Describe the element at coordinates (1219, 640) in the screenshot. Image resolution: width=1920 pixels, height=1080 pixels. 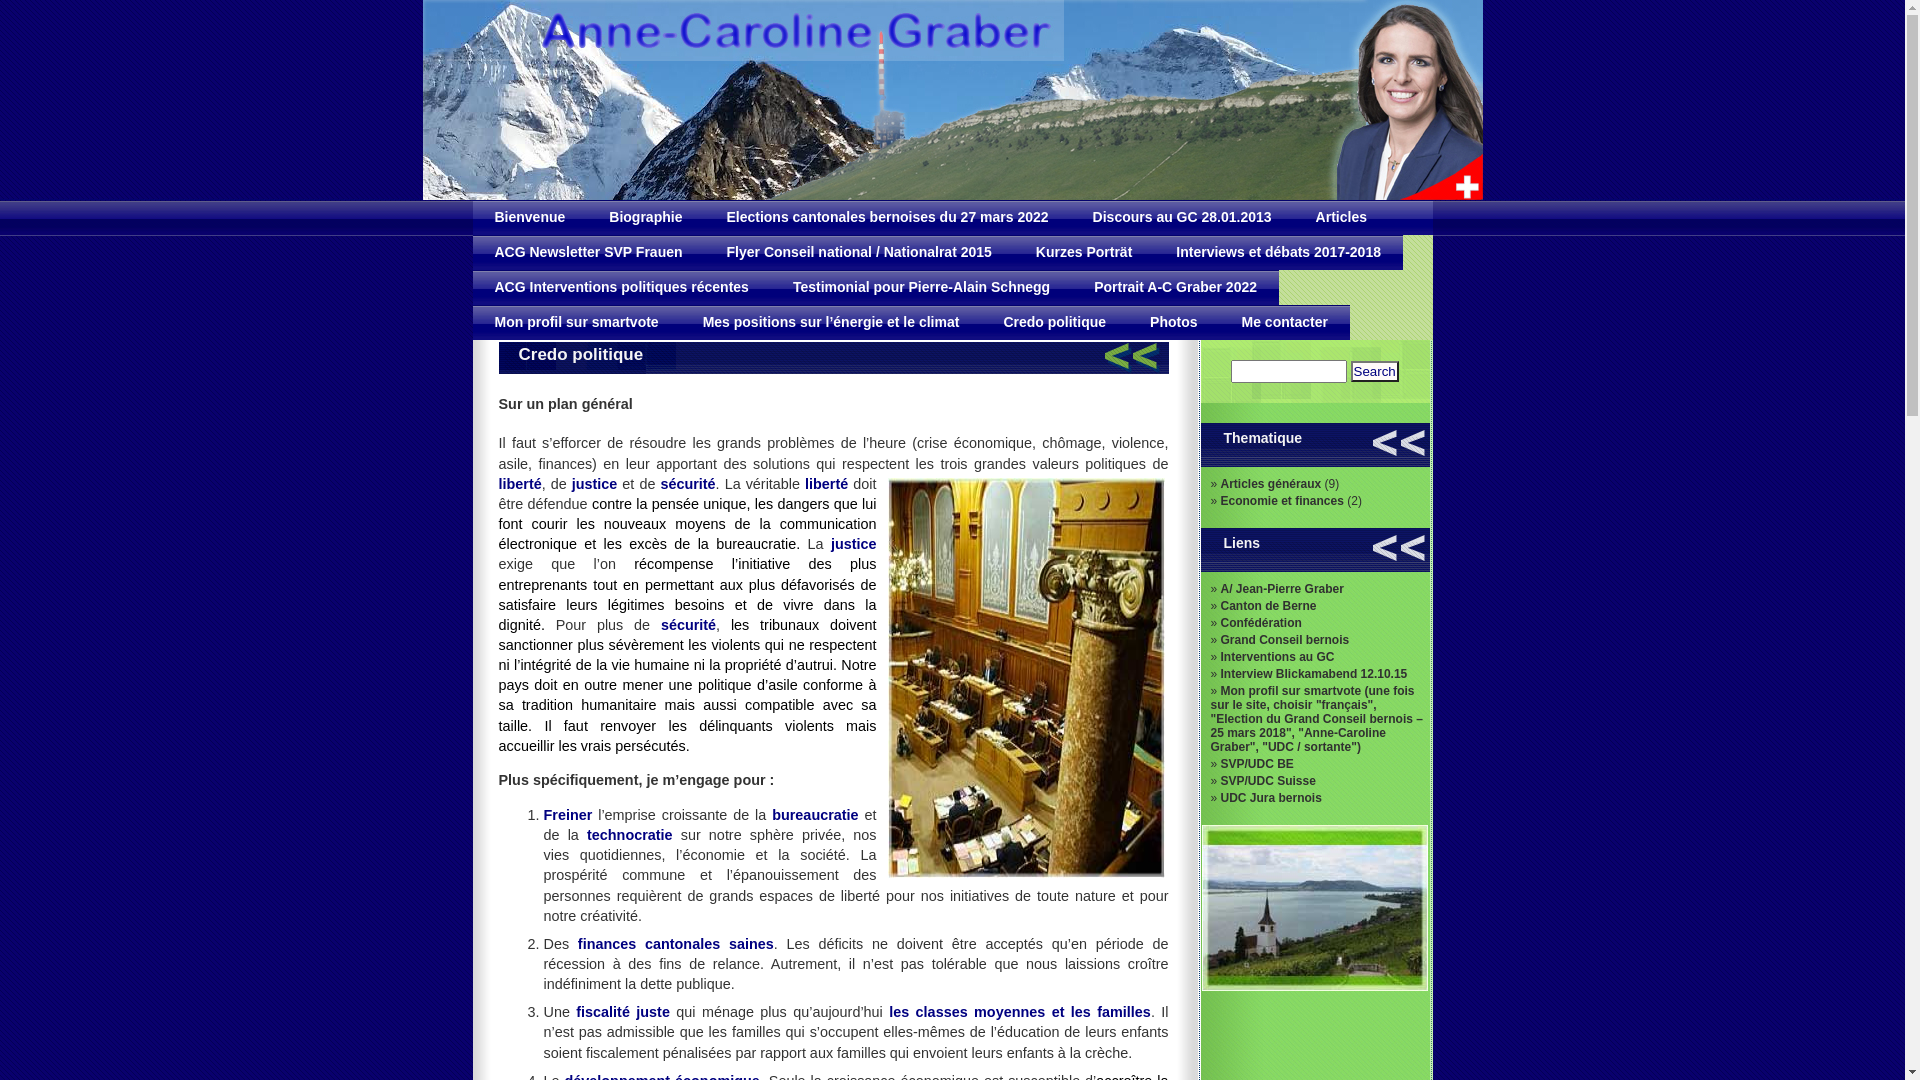
I see `'Grand Conseil bernois'` at that location.